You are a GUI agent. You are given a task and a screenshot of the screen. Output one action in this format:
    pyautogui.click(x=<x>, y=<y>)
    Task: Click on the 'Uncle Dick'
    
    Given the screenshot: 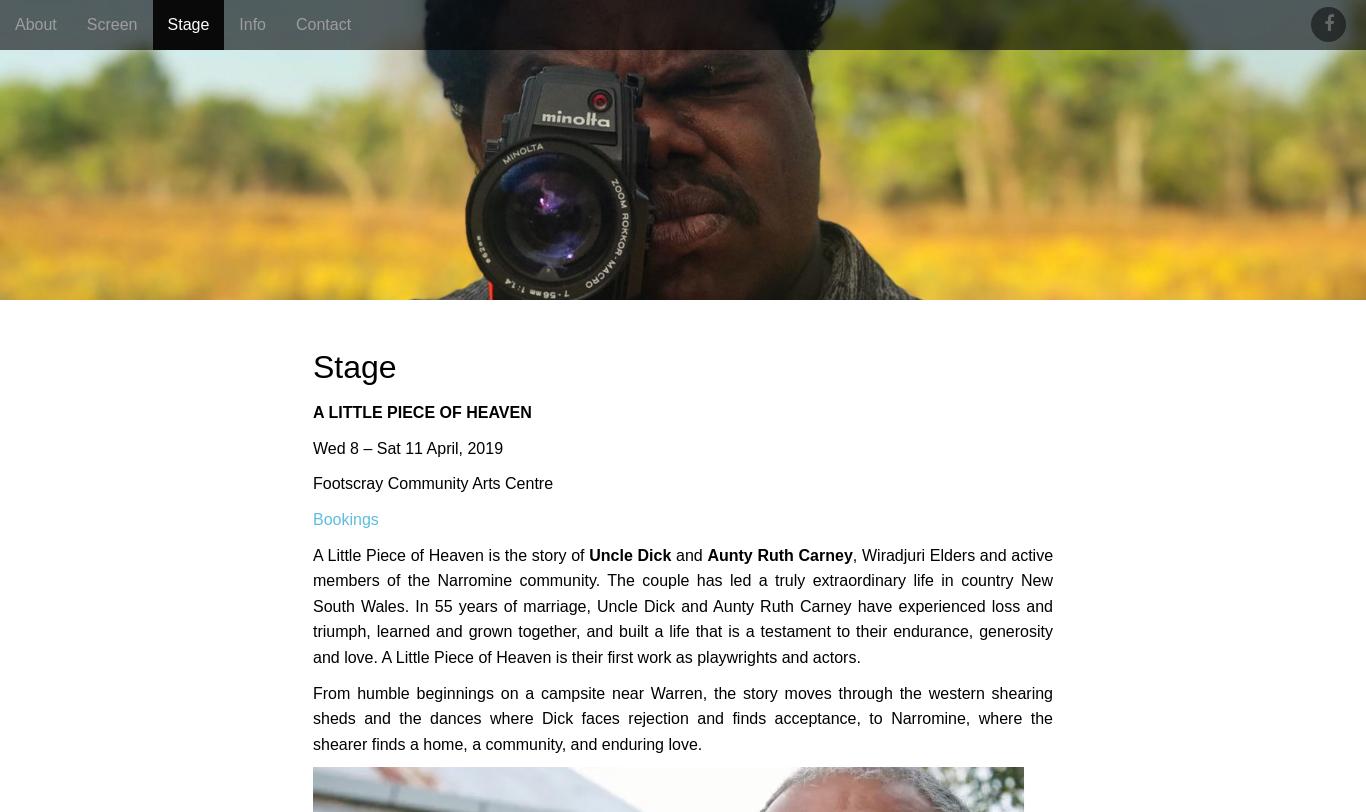 What is the action you would take?
    pyautogui.click(x=628, y=554)
    